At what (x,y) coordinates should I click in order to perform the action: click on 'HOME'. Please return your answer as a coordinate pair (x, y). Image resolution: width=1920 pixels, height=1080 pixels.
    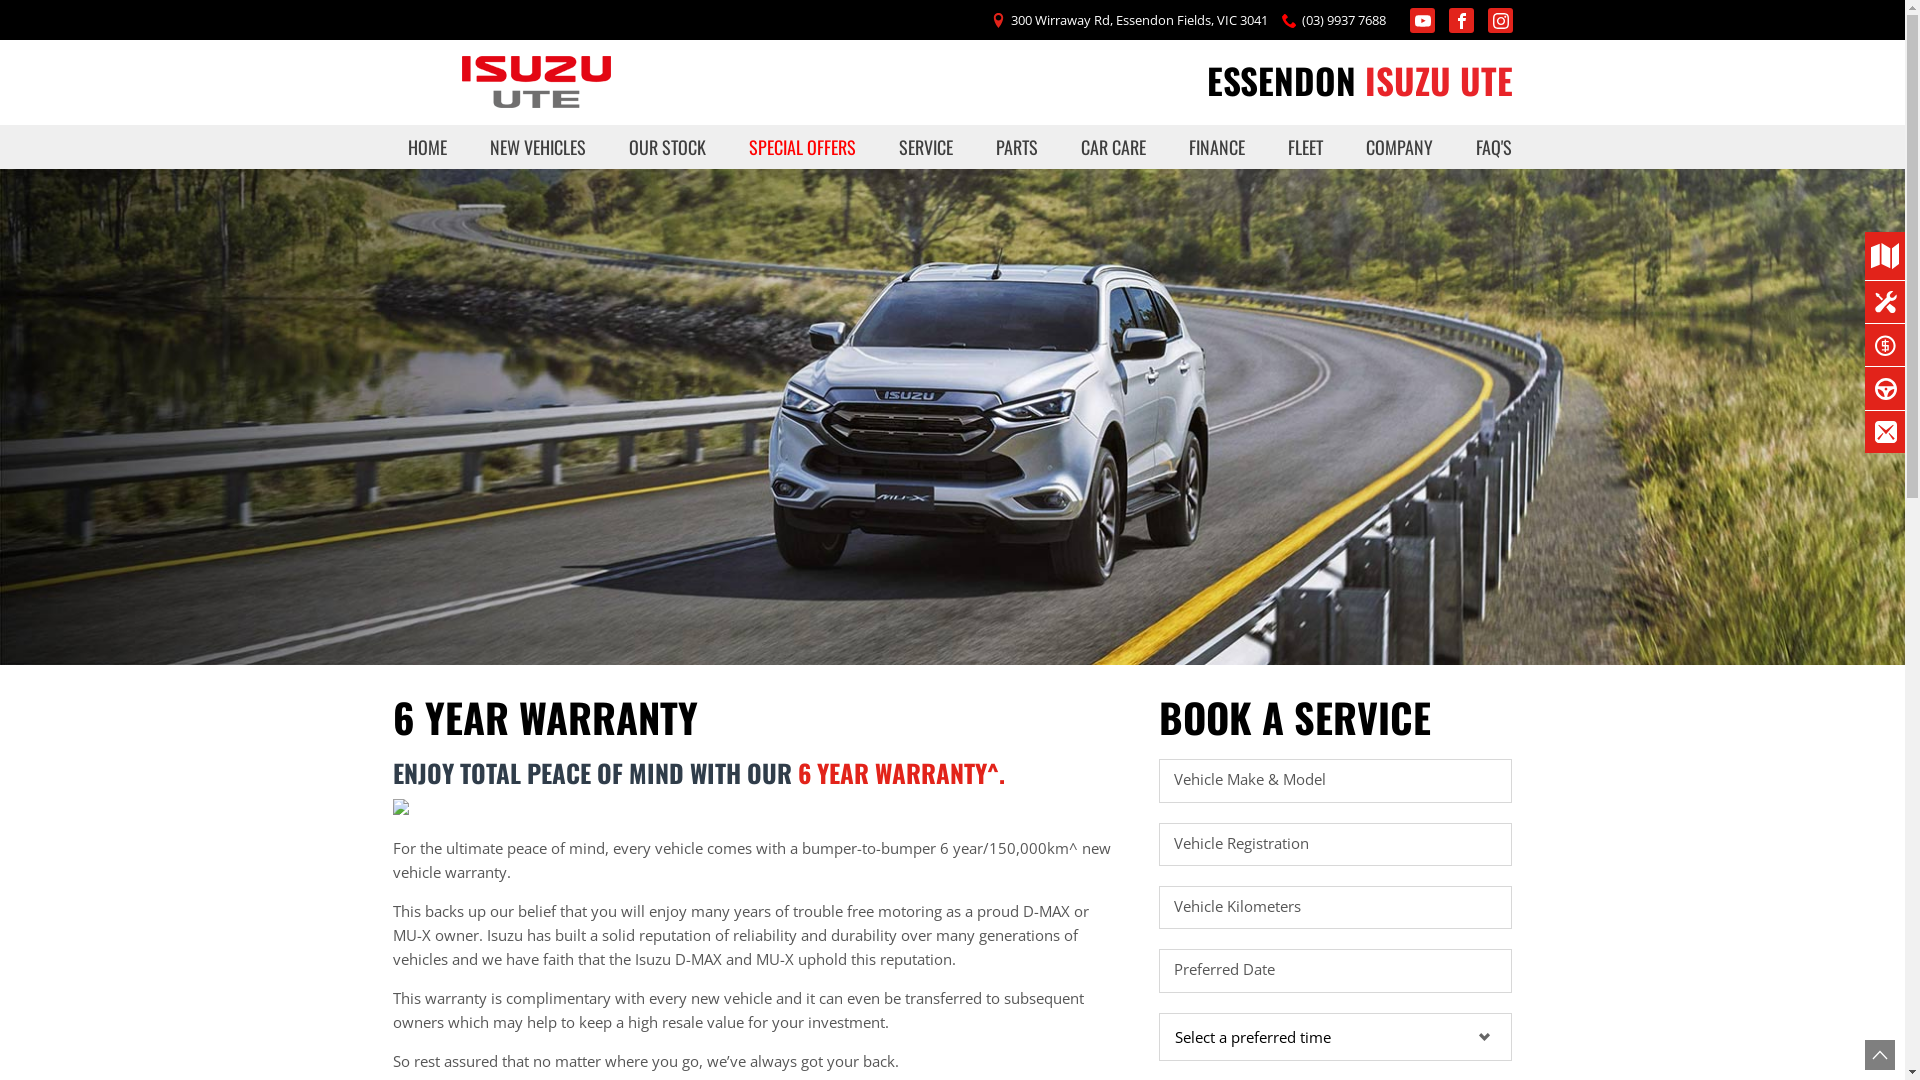
    Looking at the image, I should click on (425, 145).